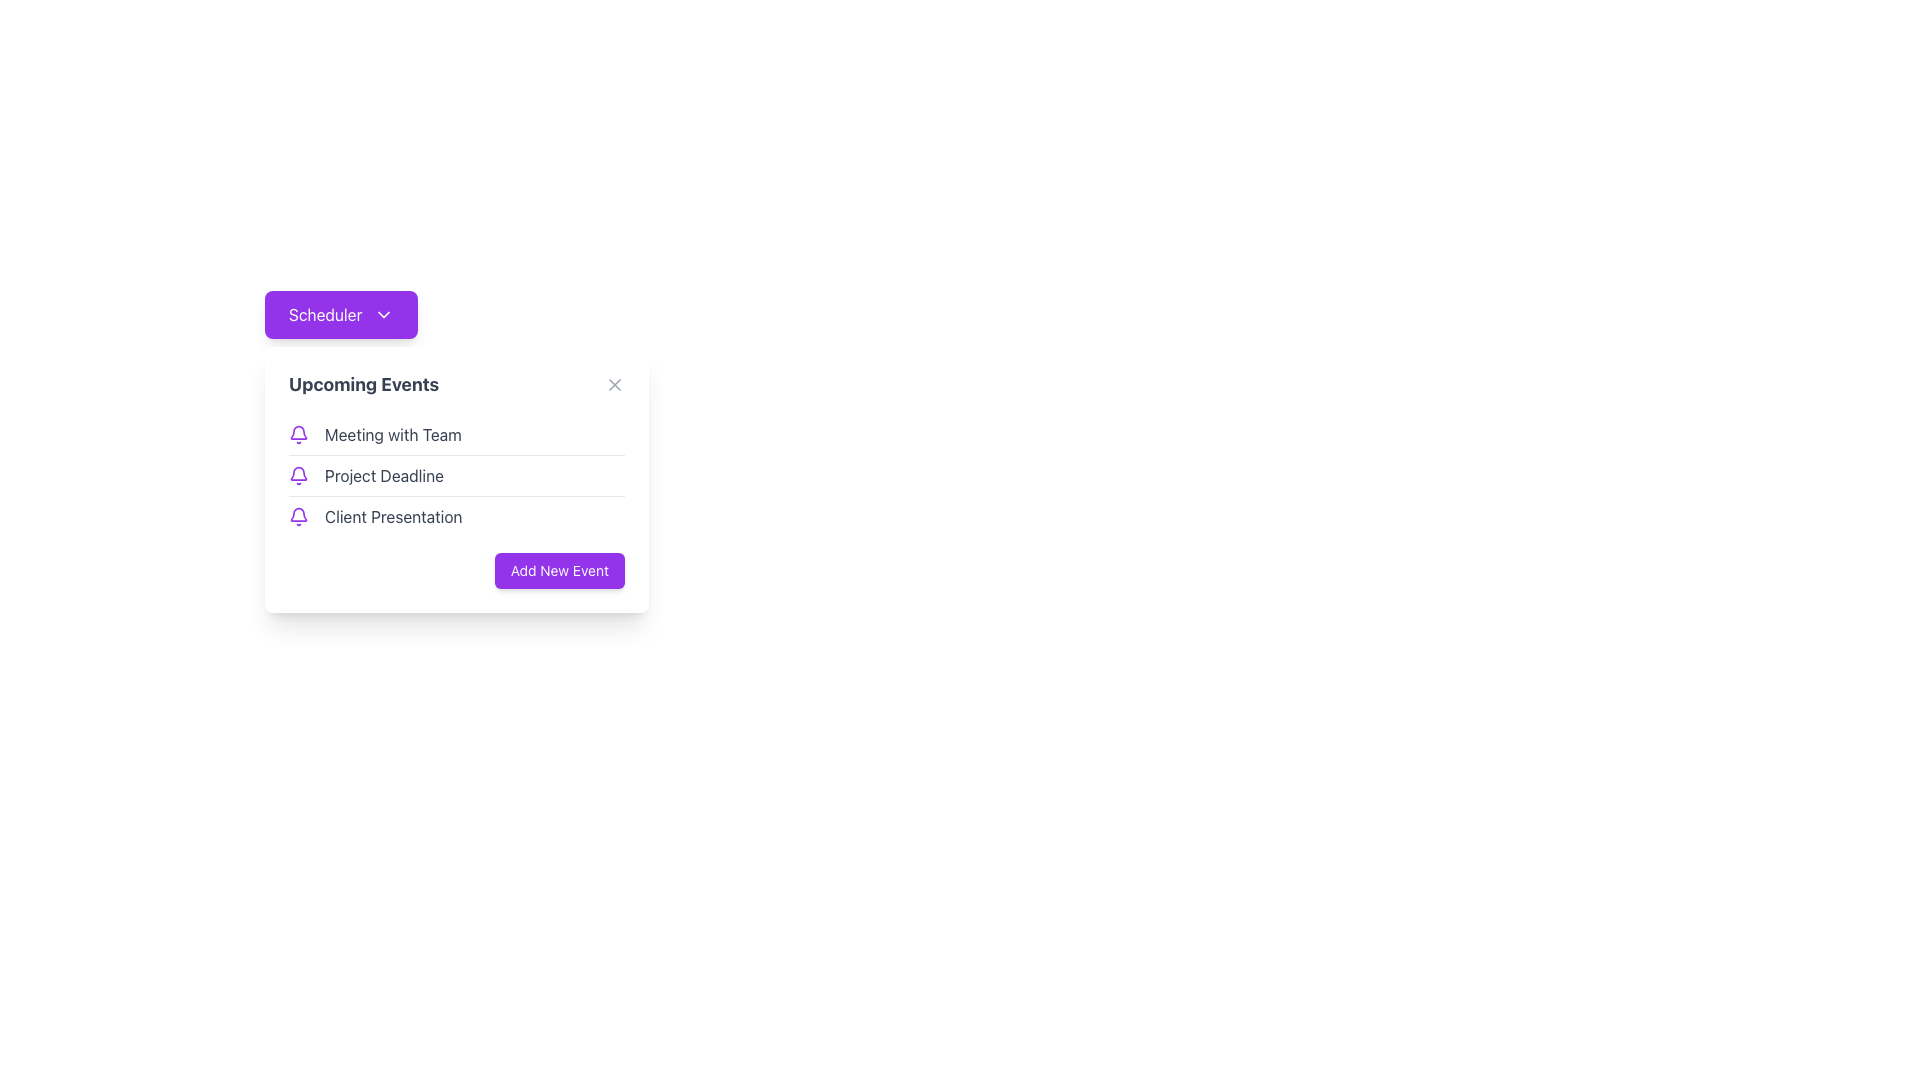 The height and width of the screenshot is (1080, 1920). I want to click on the notification icon that is positioned to the left of the 'Client Presentation' text, indicating event reminders or alerts, so click(297, 515).